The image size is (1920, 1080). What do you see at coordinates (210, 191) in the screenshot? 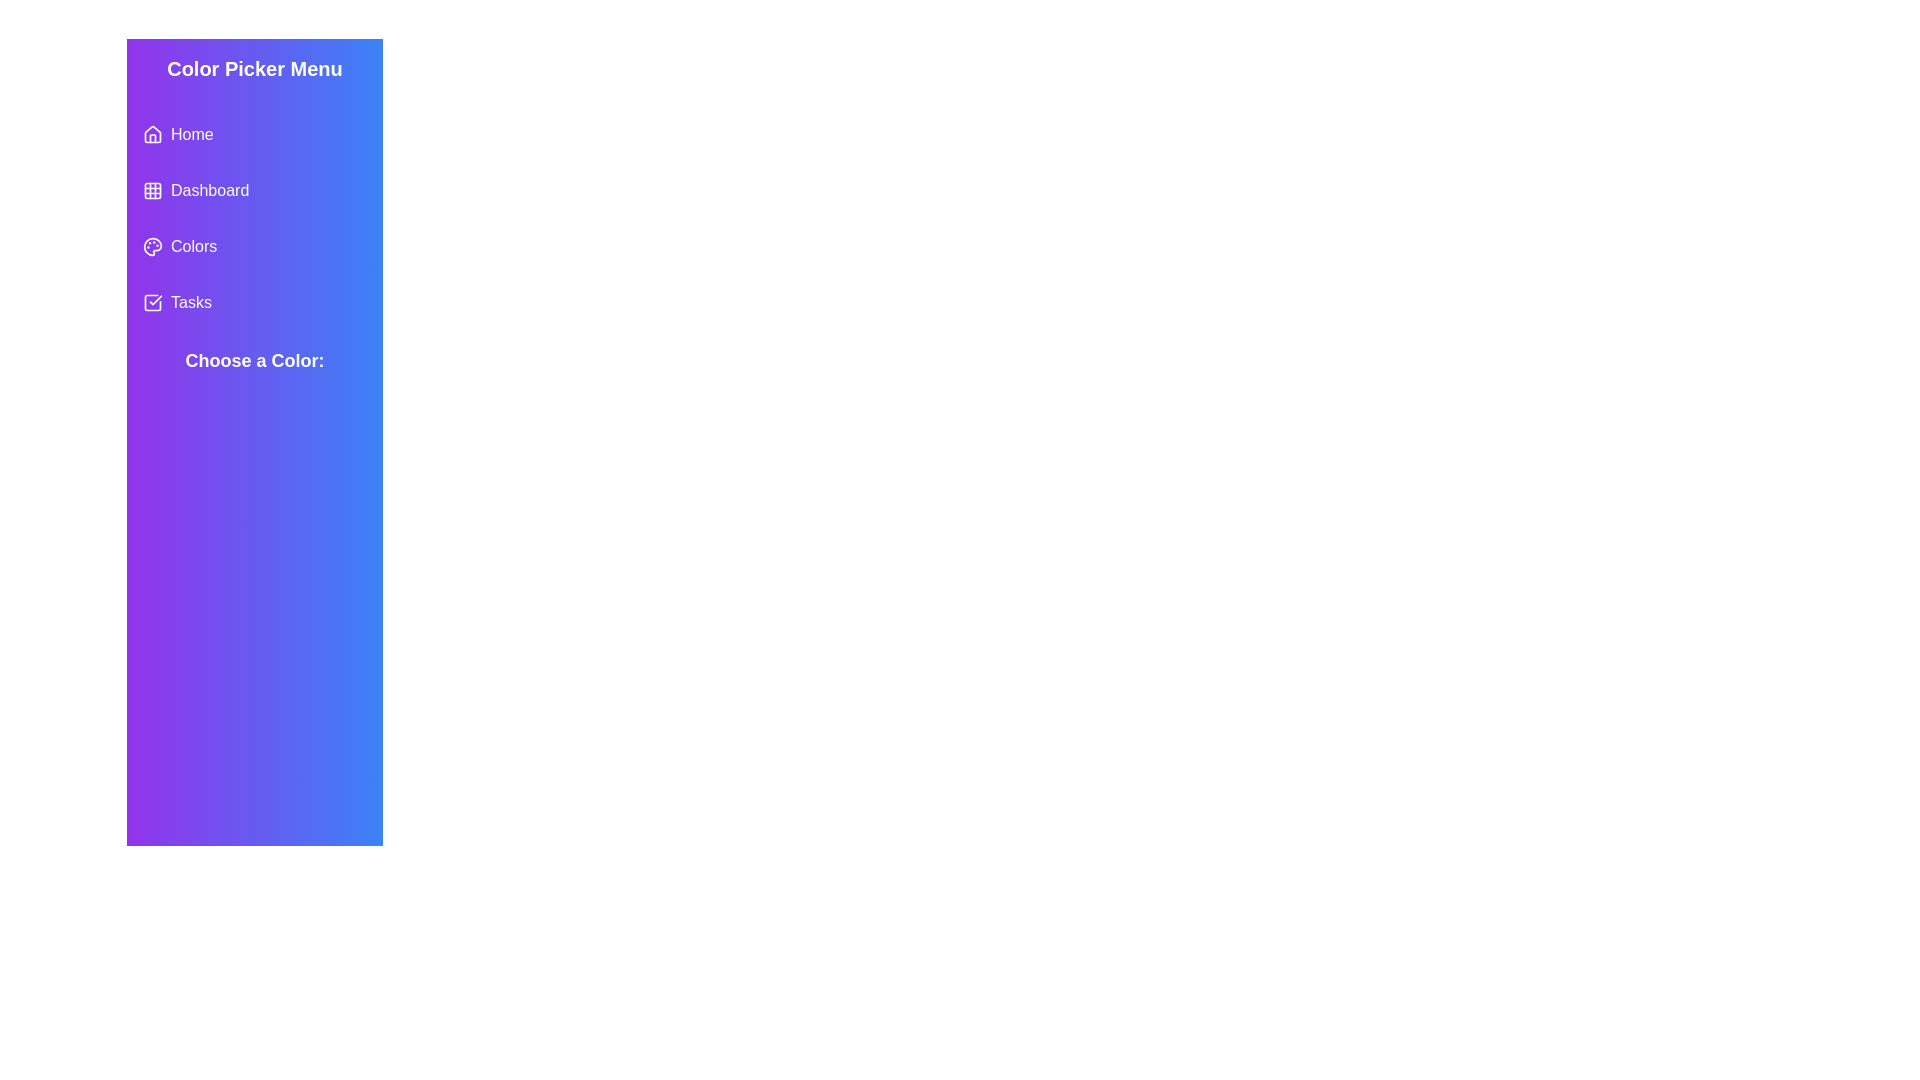
I see `the 'Dashboard' label located in the second position of the left-hand sidebar navigation menu` at bounding box center [210, 191].